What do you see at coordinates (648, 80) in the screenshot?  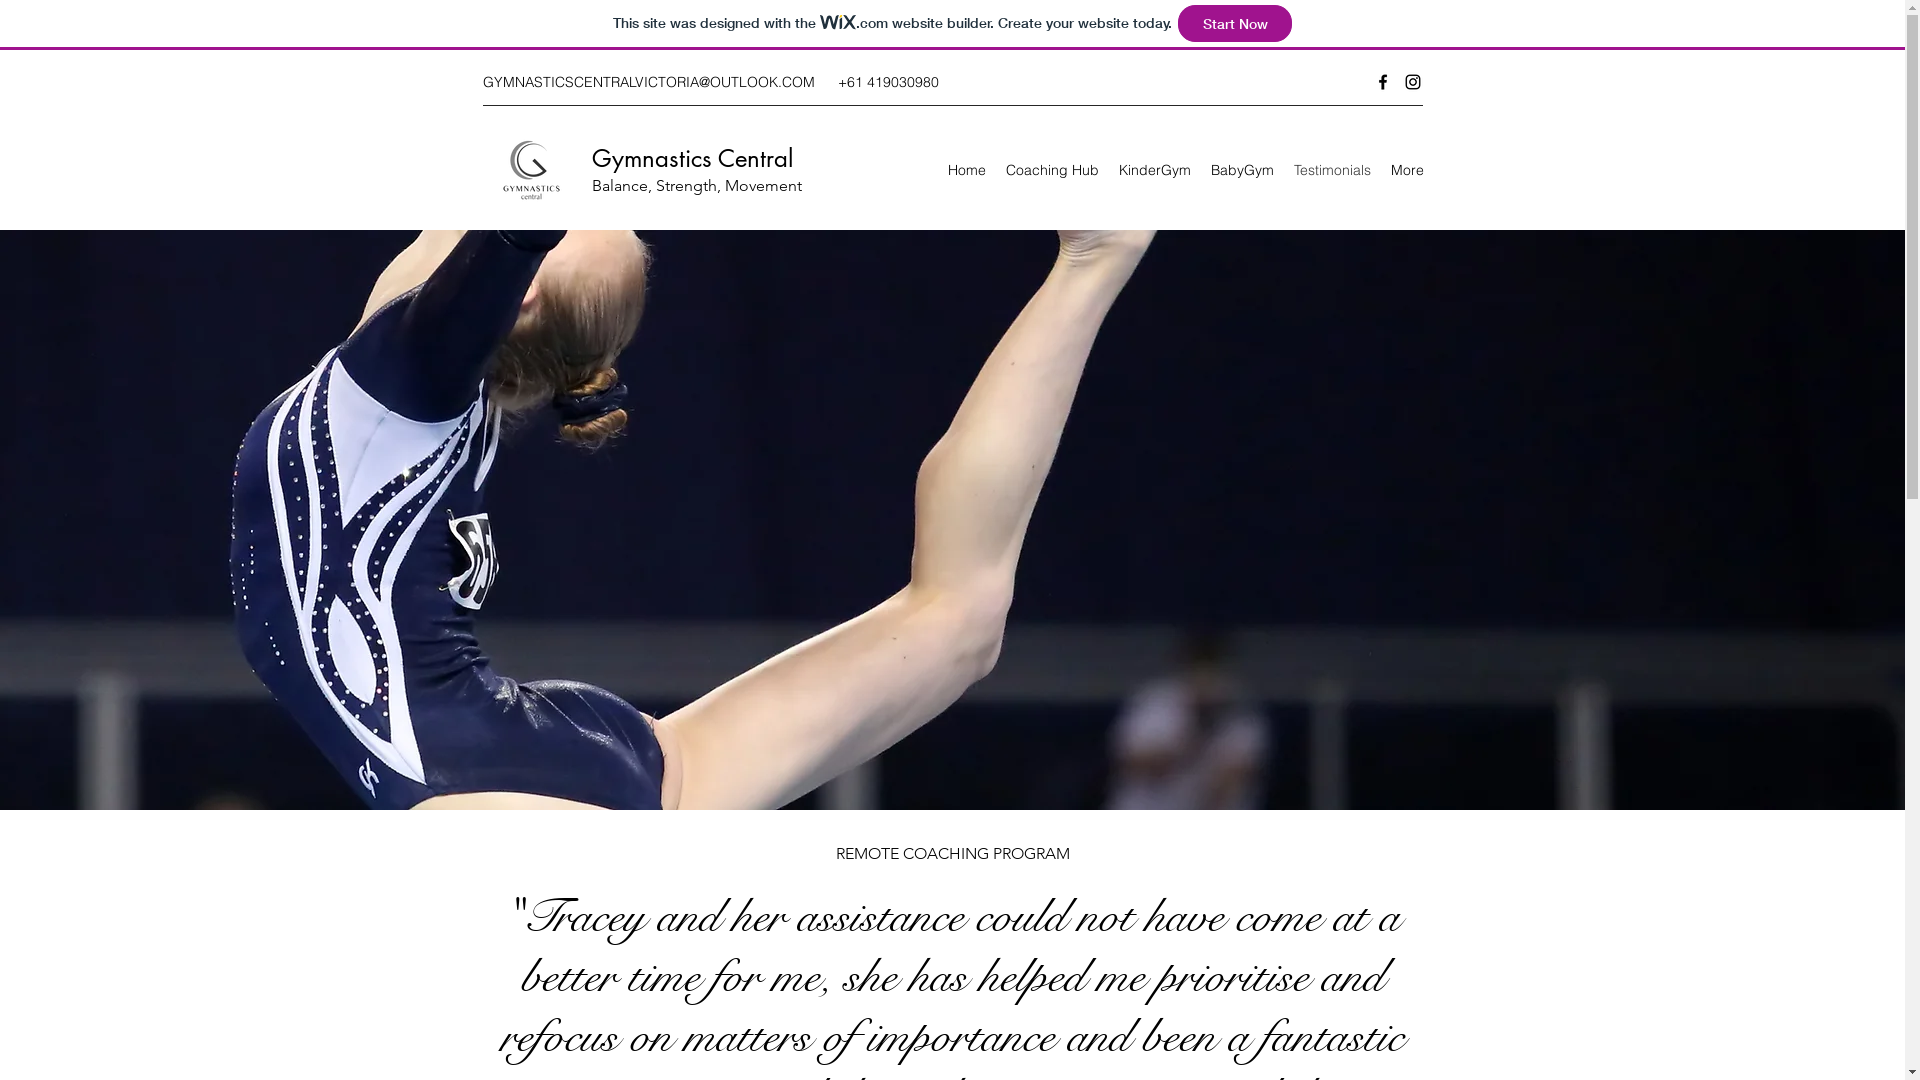 I see `'GYMNASTICSCENTRALVICTORIA@OUTLOOK.COM'` at bounding box center [648, 80].